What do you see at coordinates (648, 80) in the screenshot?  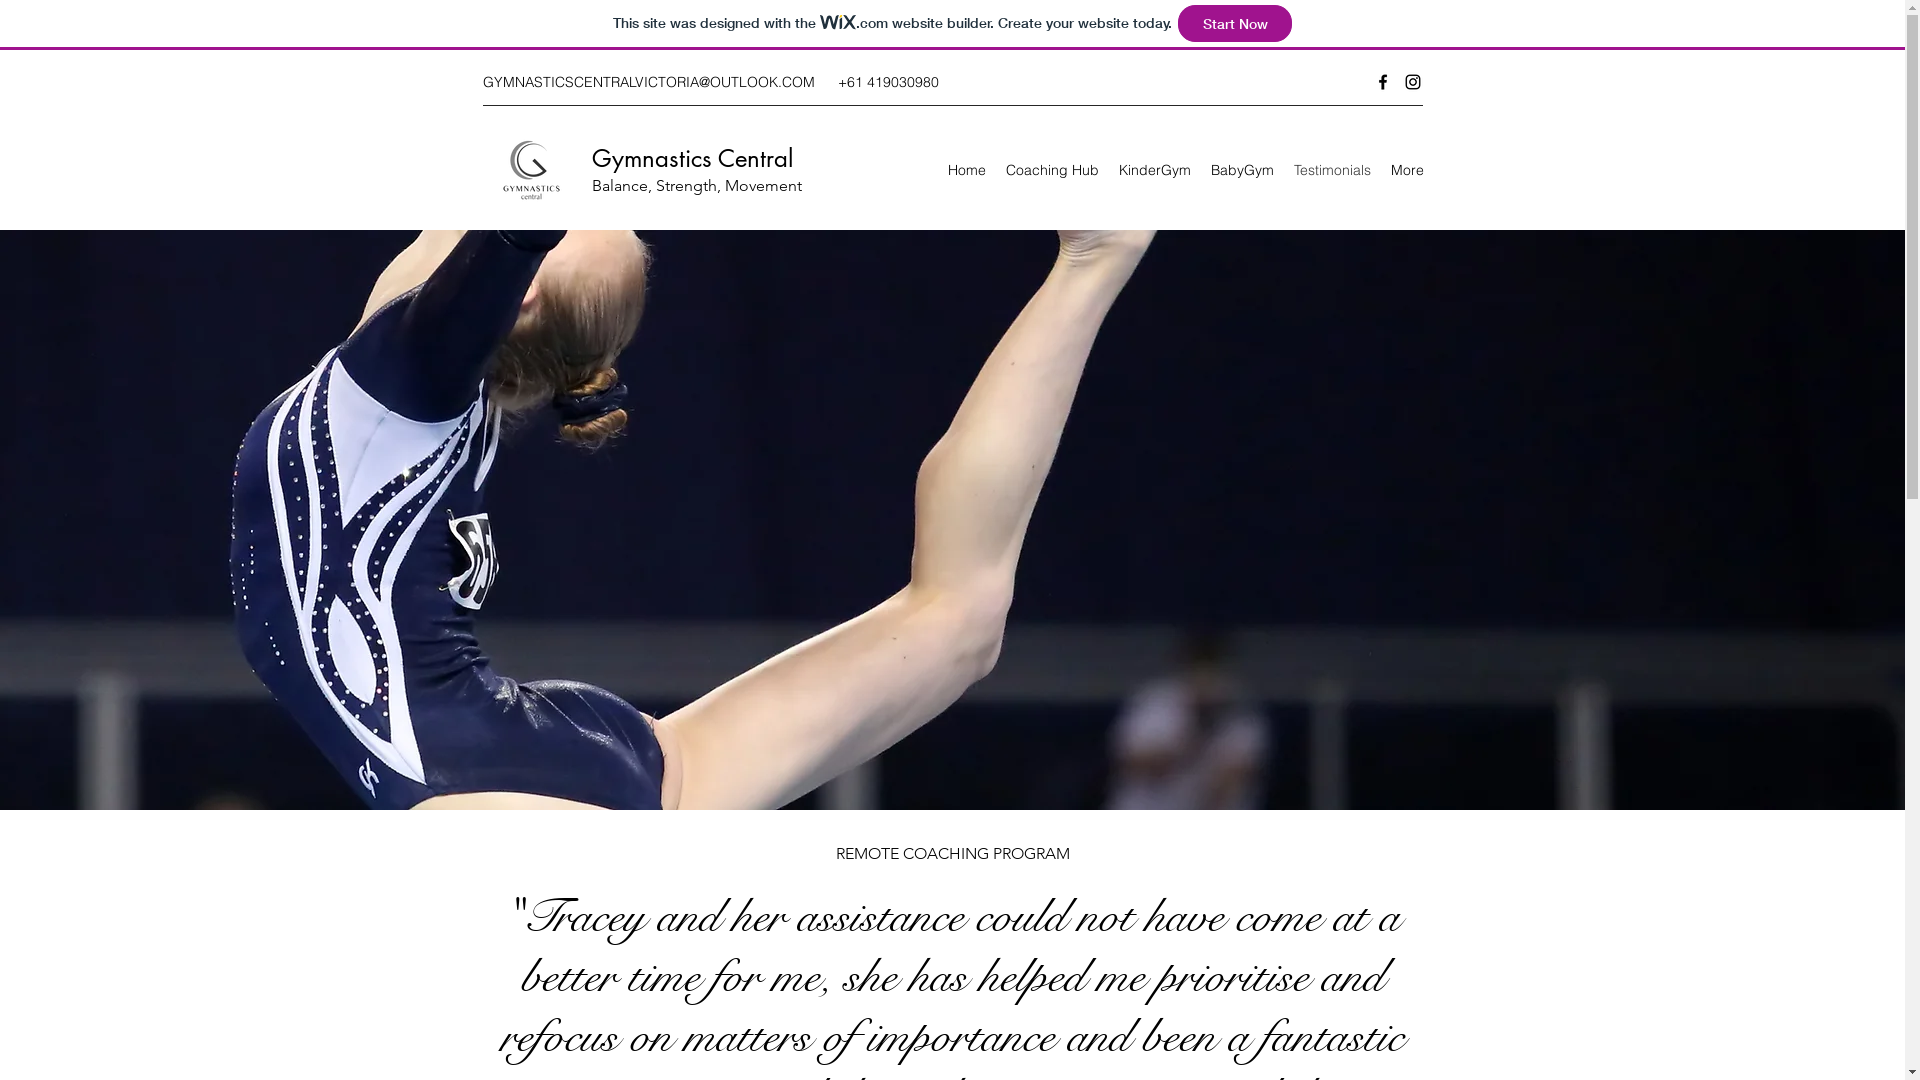 I see `'GYMNASTICSCENTRALVICTORIA@OUTLOOK.COM'` at bounding box center [648, 80].